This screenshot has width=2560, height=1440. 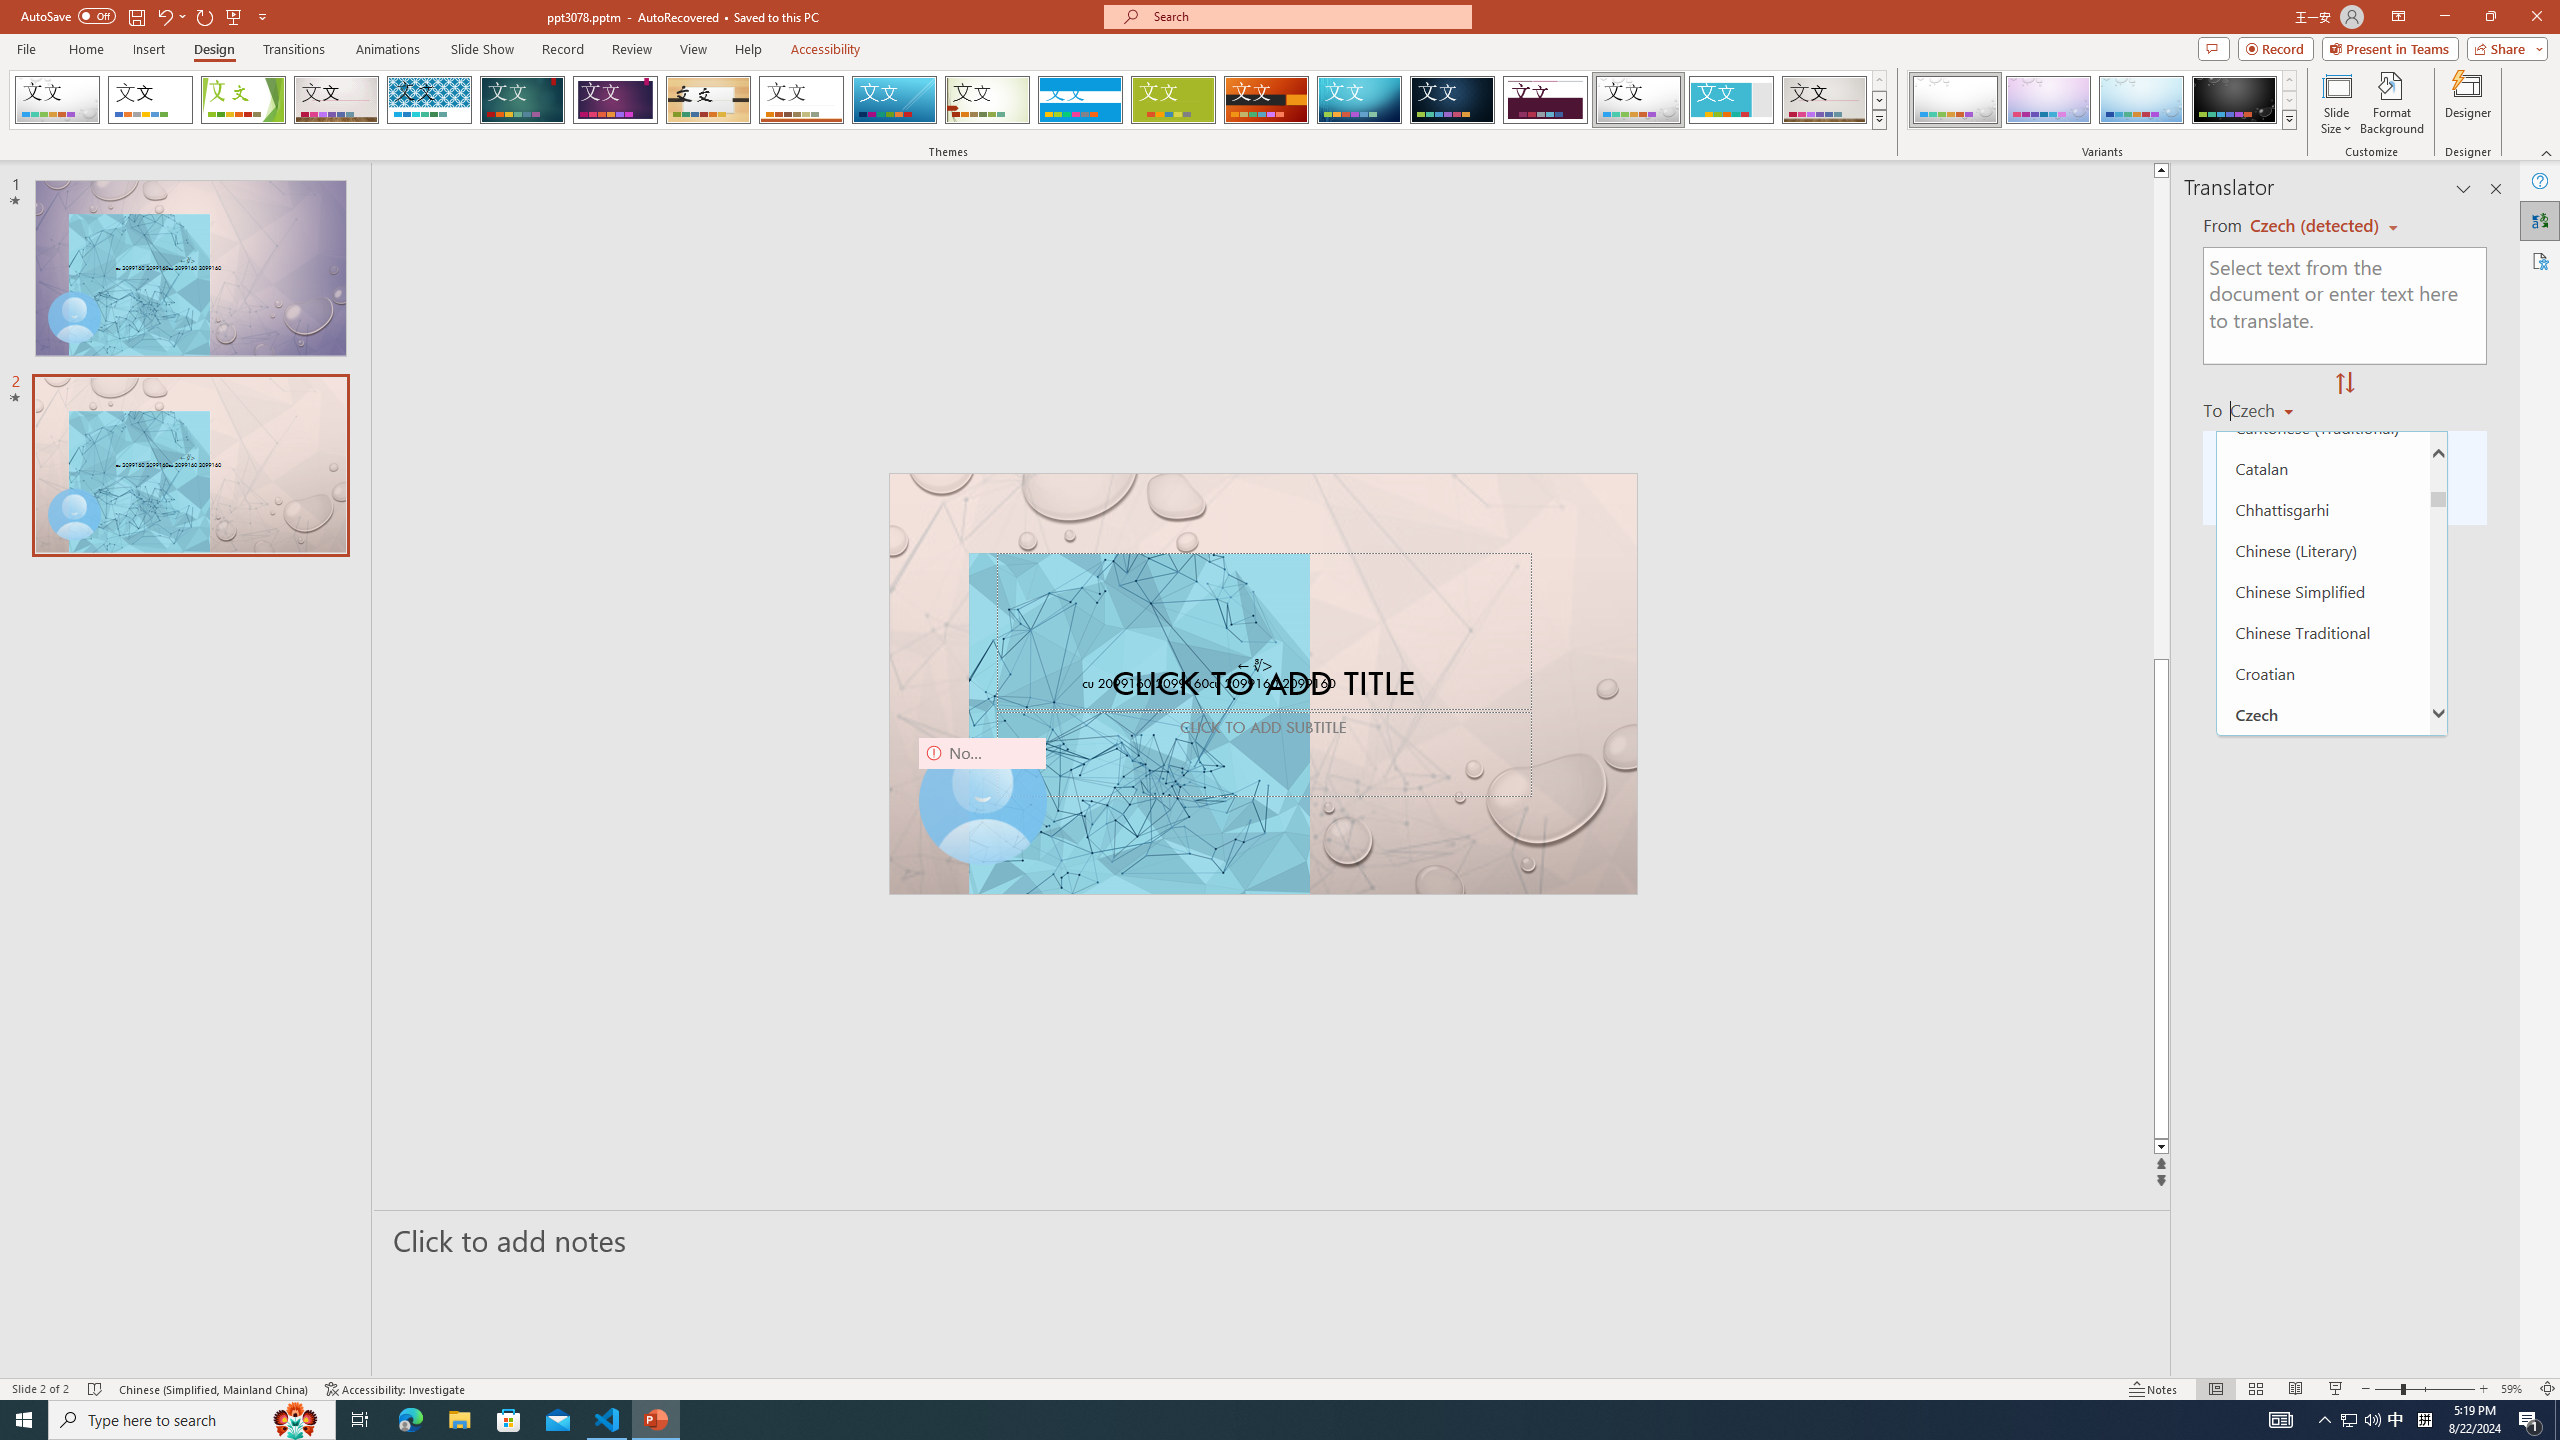 What do you see at coordinates (1954, 99) in the screenshot?
I see `'Droplet Variant 1'` at bounding box center [1954, 99].